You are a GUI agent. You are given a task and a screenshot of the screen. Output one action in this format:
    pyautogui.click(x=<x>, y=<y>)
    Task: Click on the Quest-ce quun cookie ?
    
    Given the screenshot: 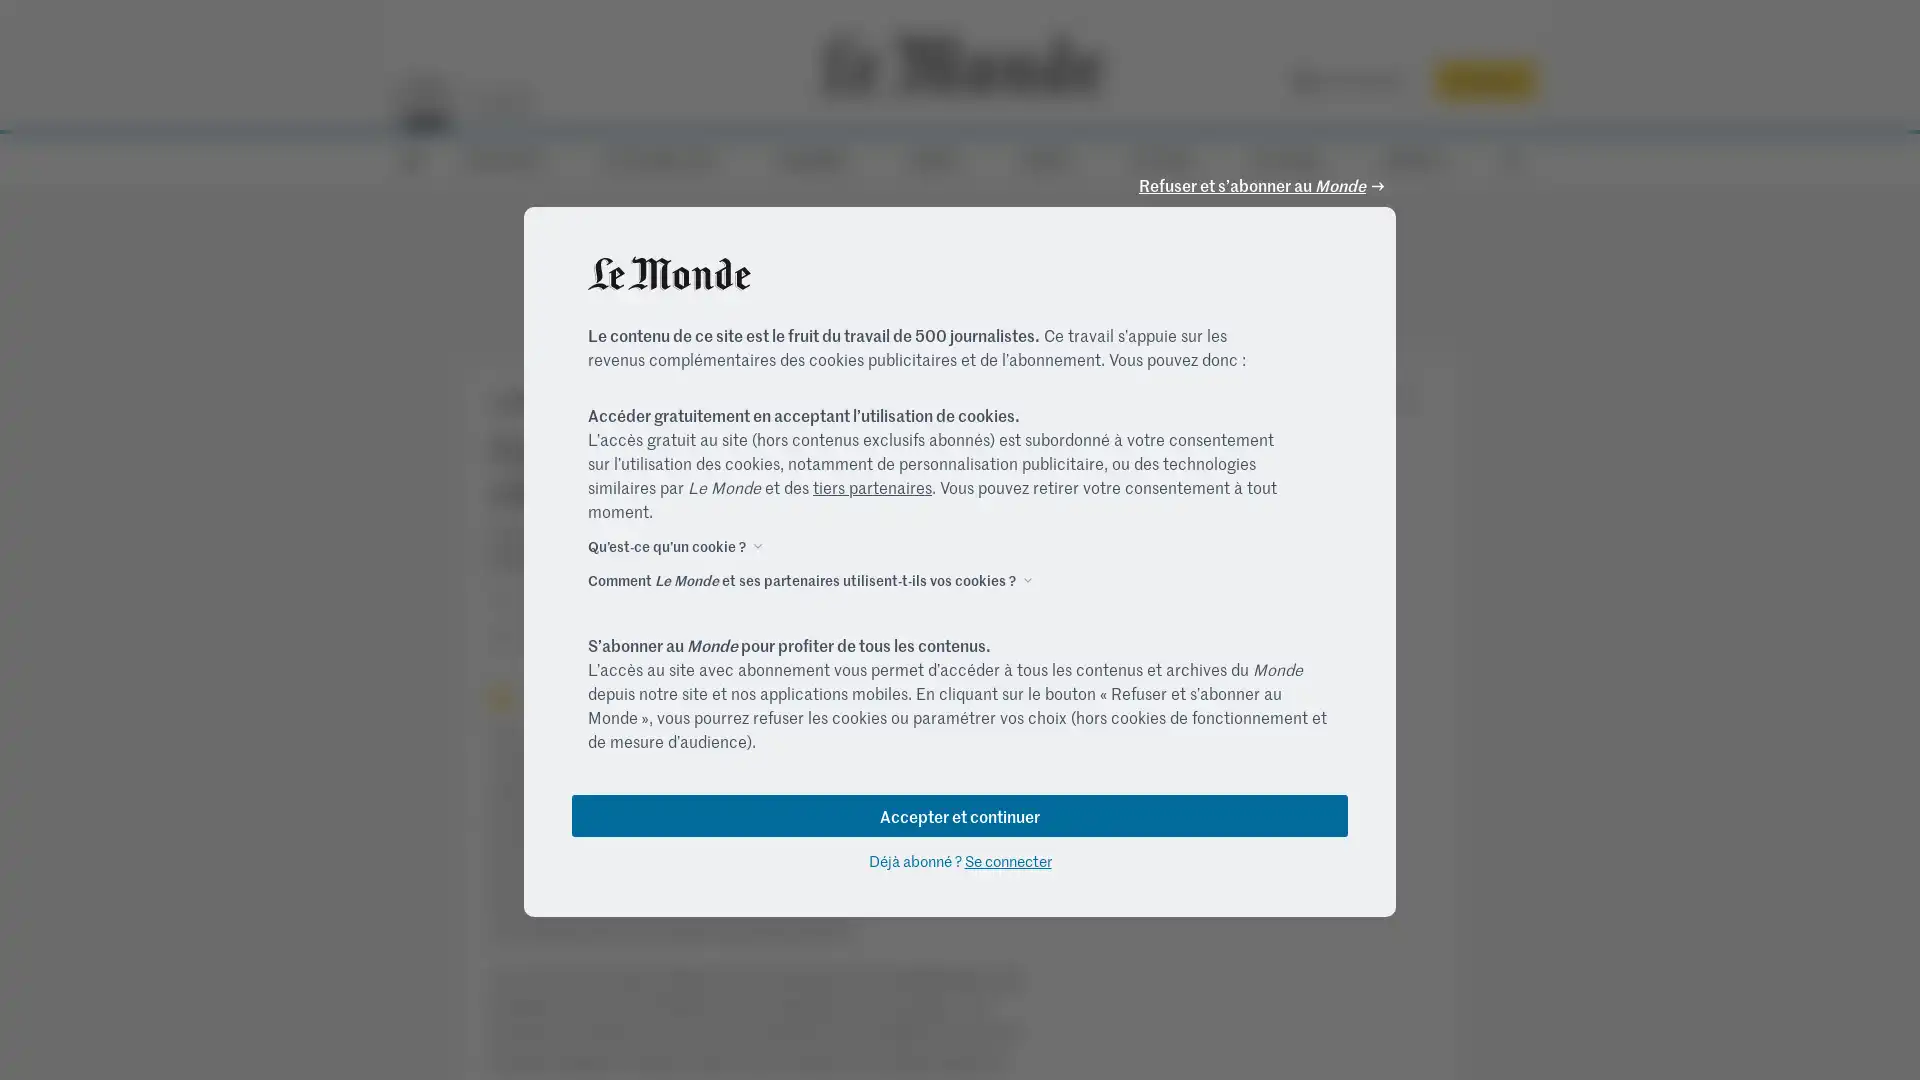 What is the action you would take?
    pyautogui.click(x=667, y=544)
    